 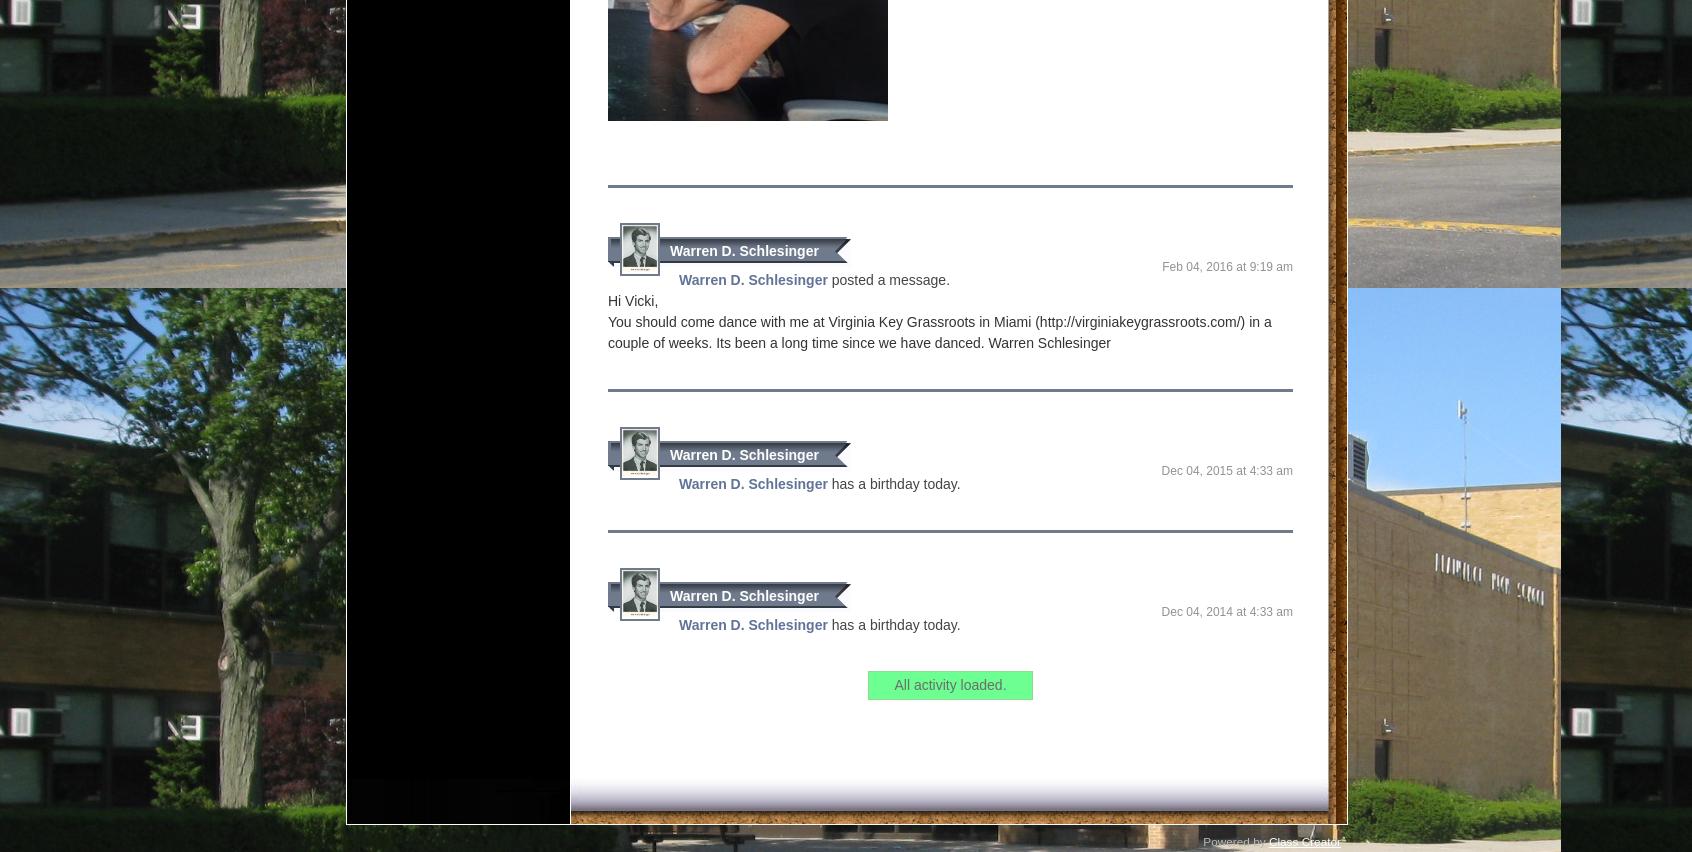 I want to click on 'Powered by', so click(x=1235, y=811).